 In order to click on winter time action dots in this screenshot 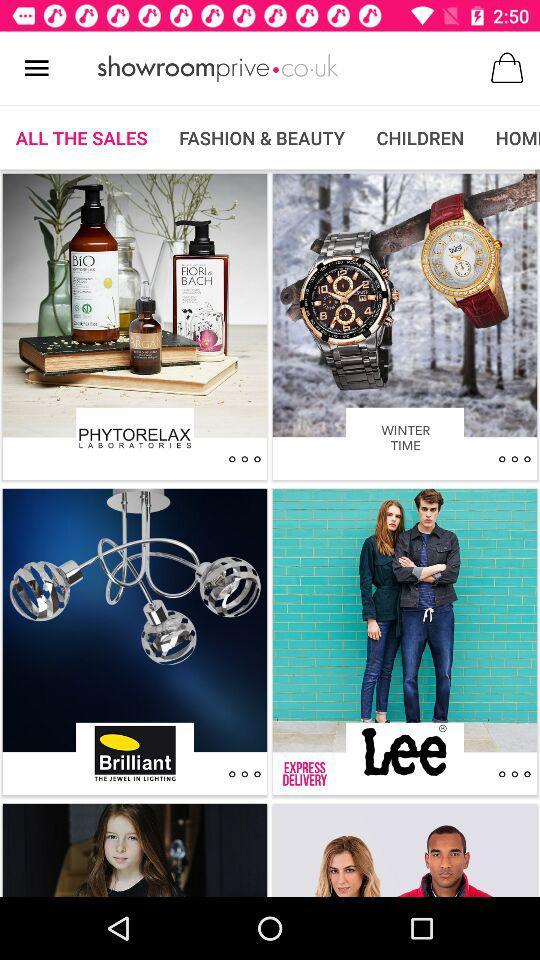, I will do `click(514, 459)`.